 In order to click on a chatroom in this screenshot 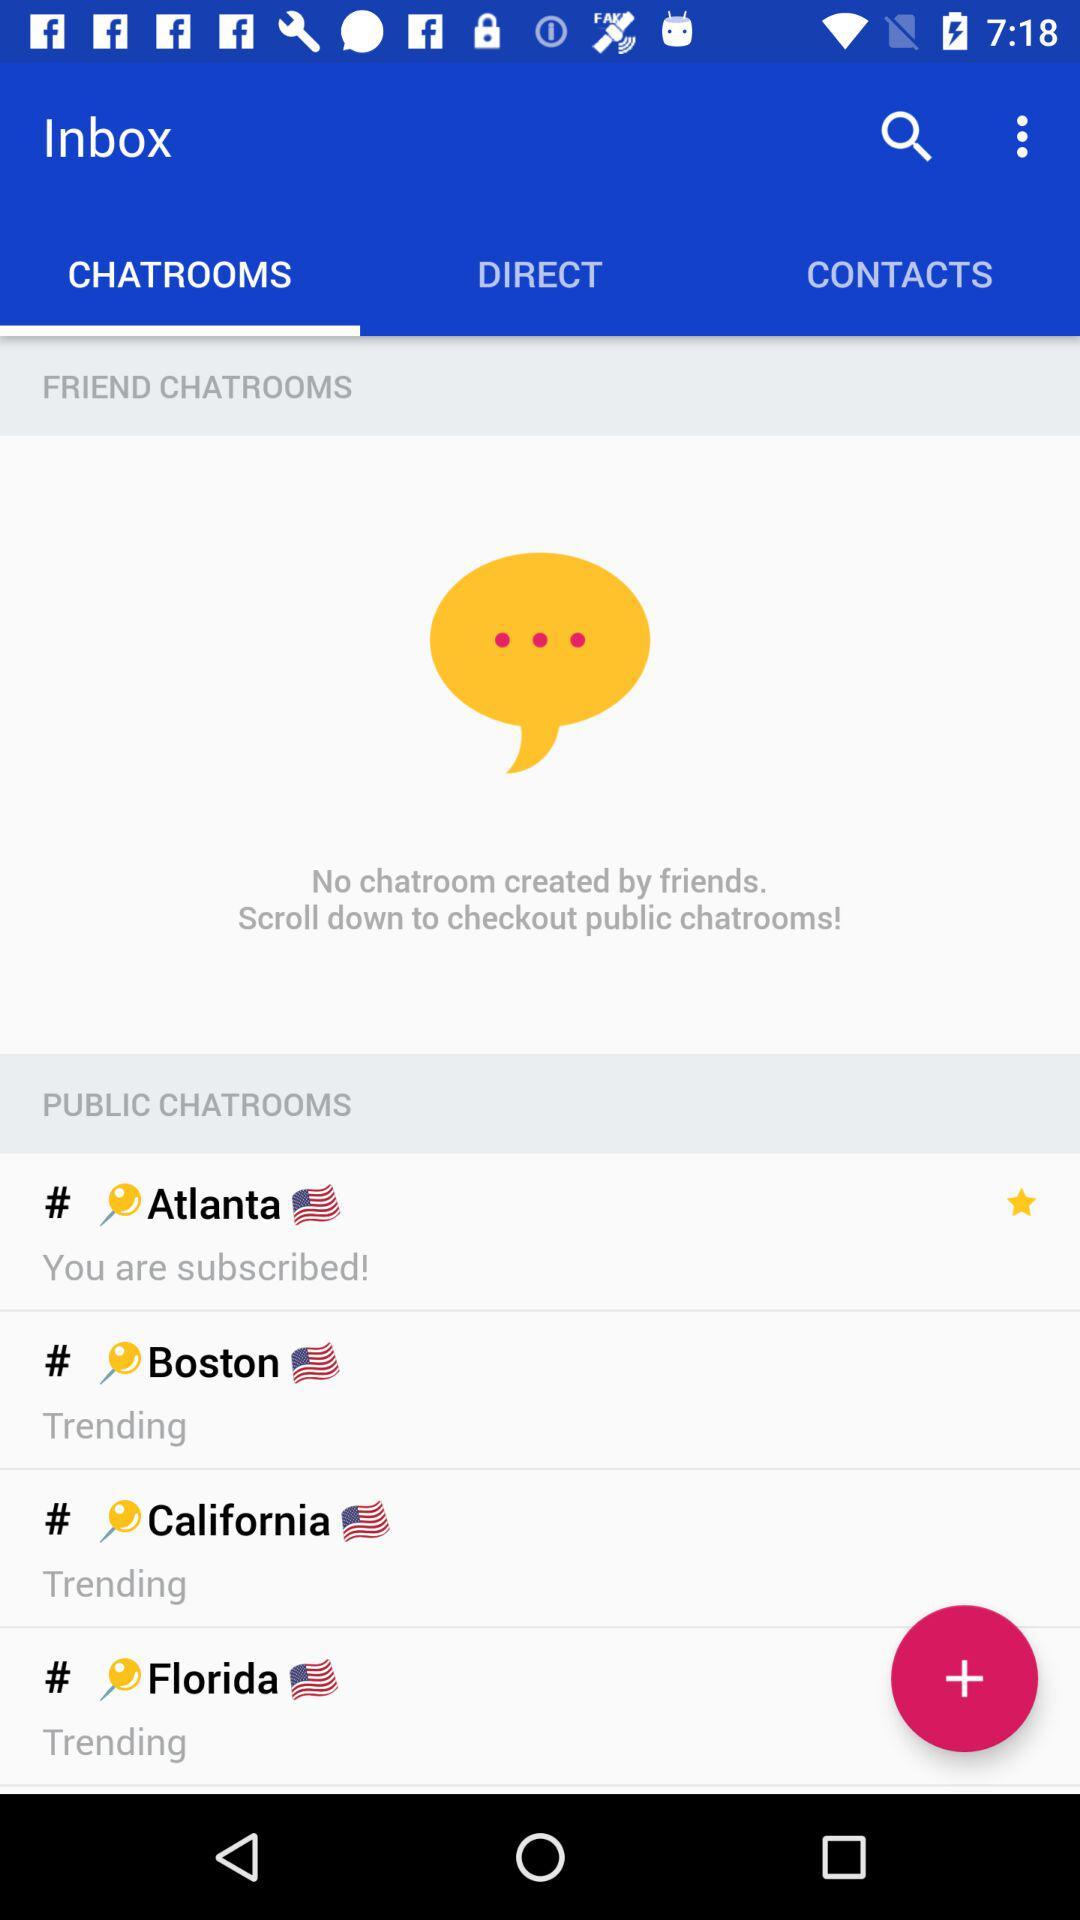, I will do `click(963, 1678)`.